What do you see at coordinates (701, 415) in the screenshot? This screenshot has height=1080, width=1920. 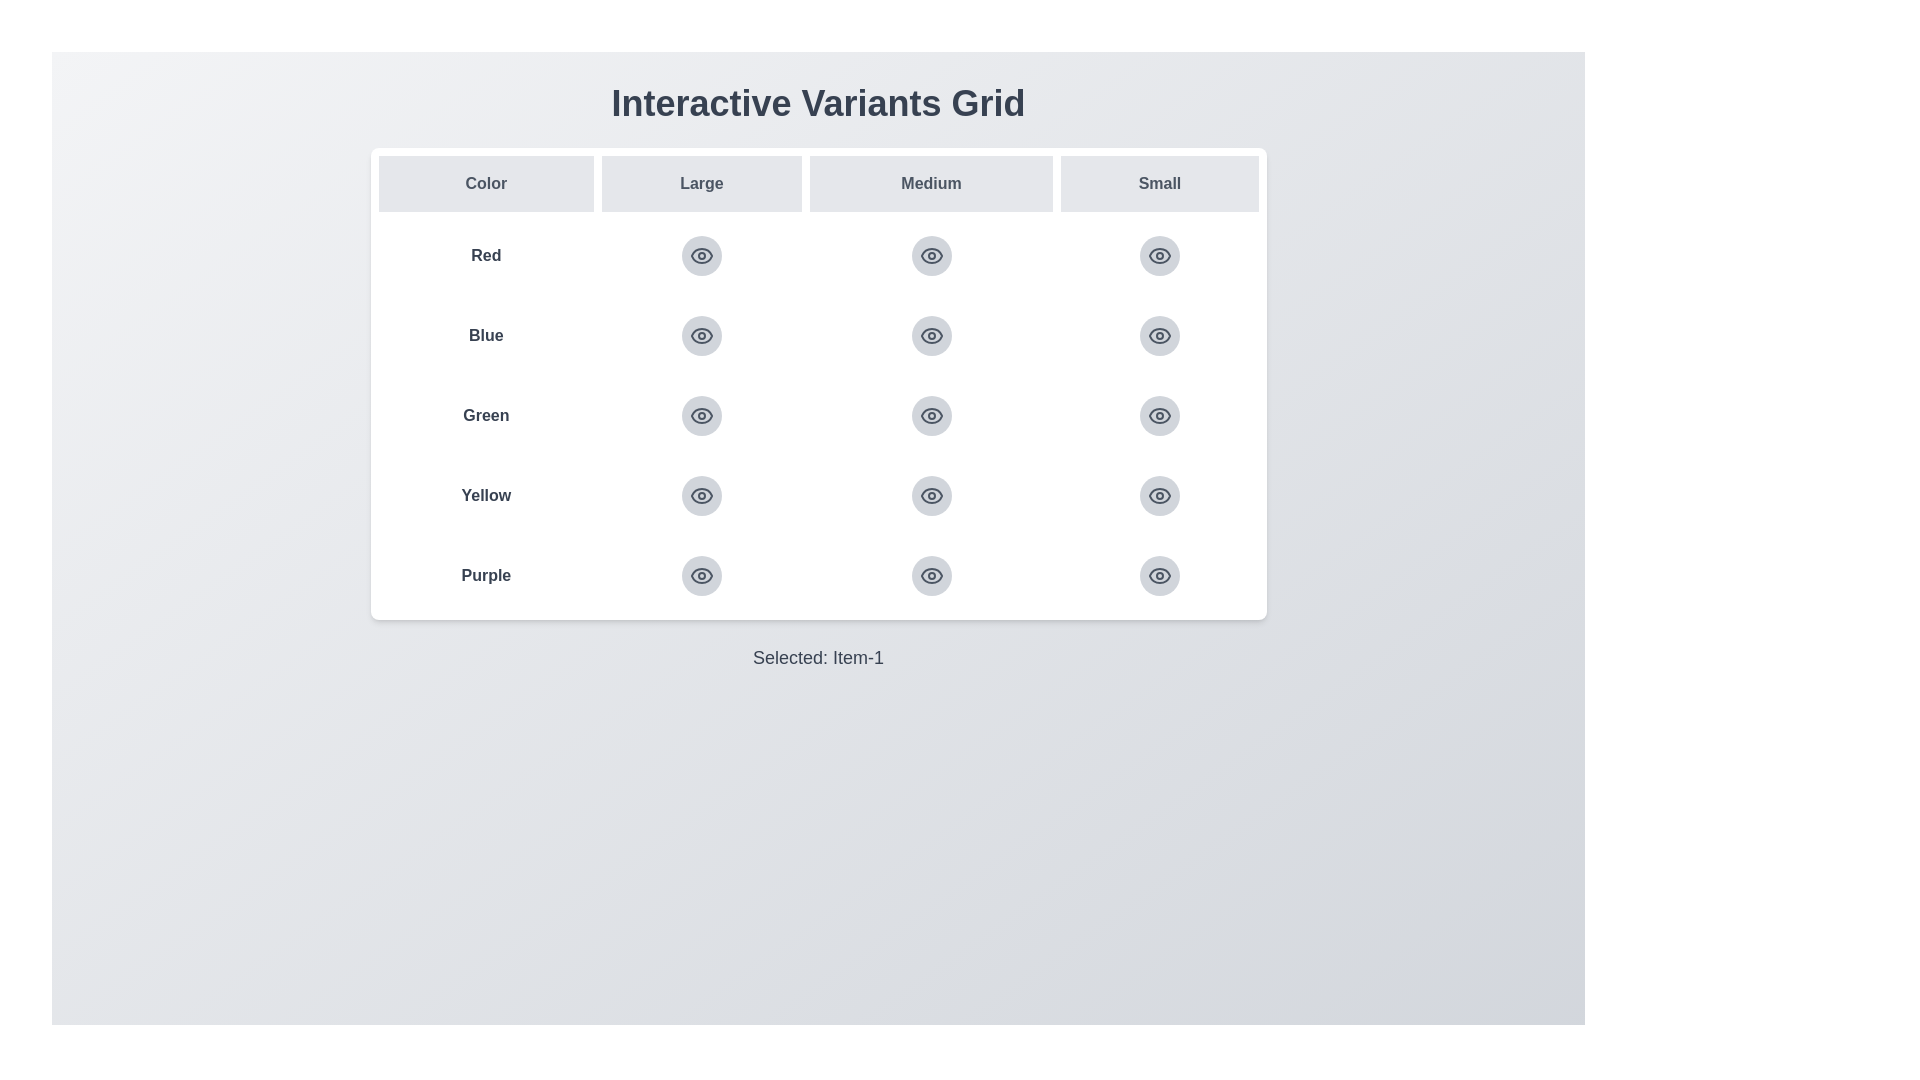 I see `the Button with an eye-shaped icon located in the row labeled 'Green' and under the 'Large' category by moving the cursor to its center point` at bounding box center [701, 415].